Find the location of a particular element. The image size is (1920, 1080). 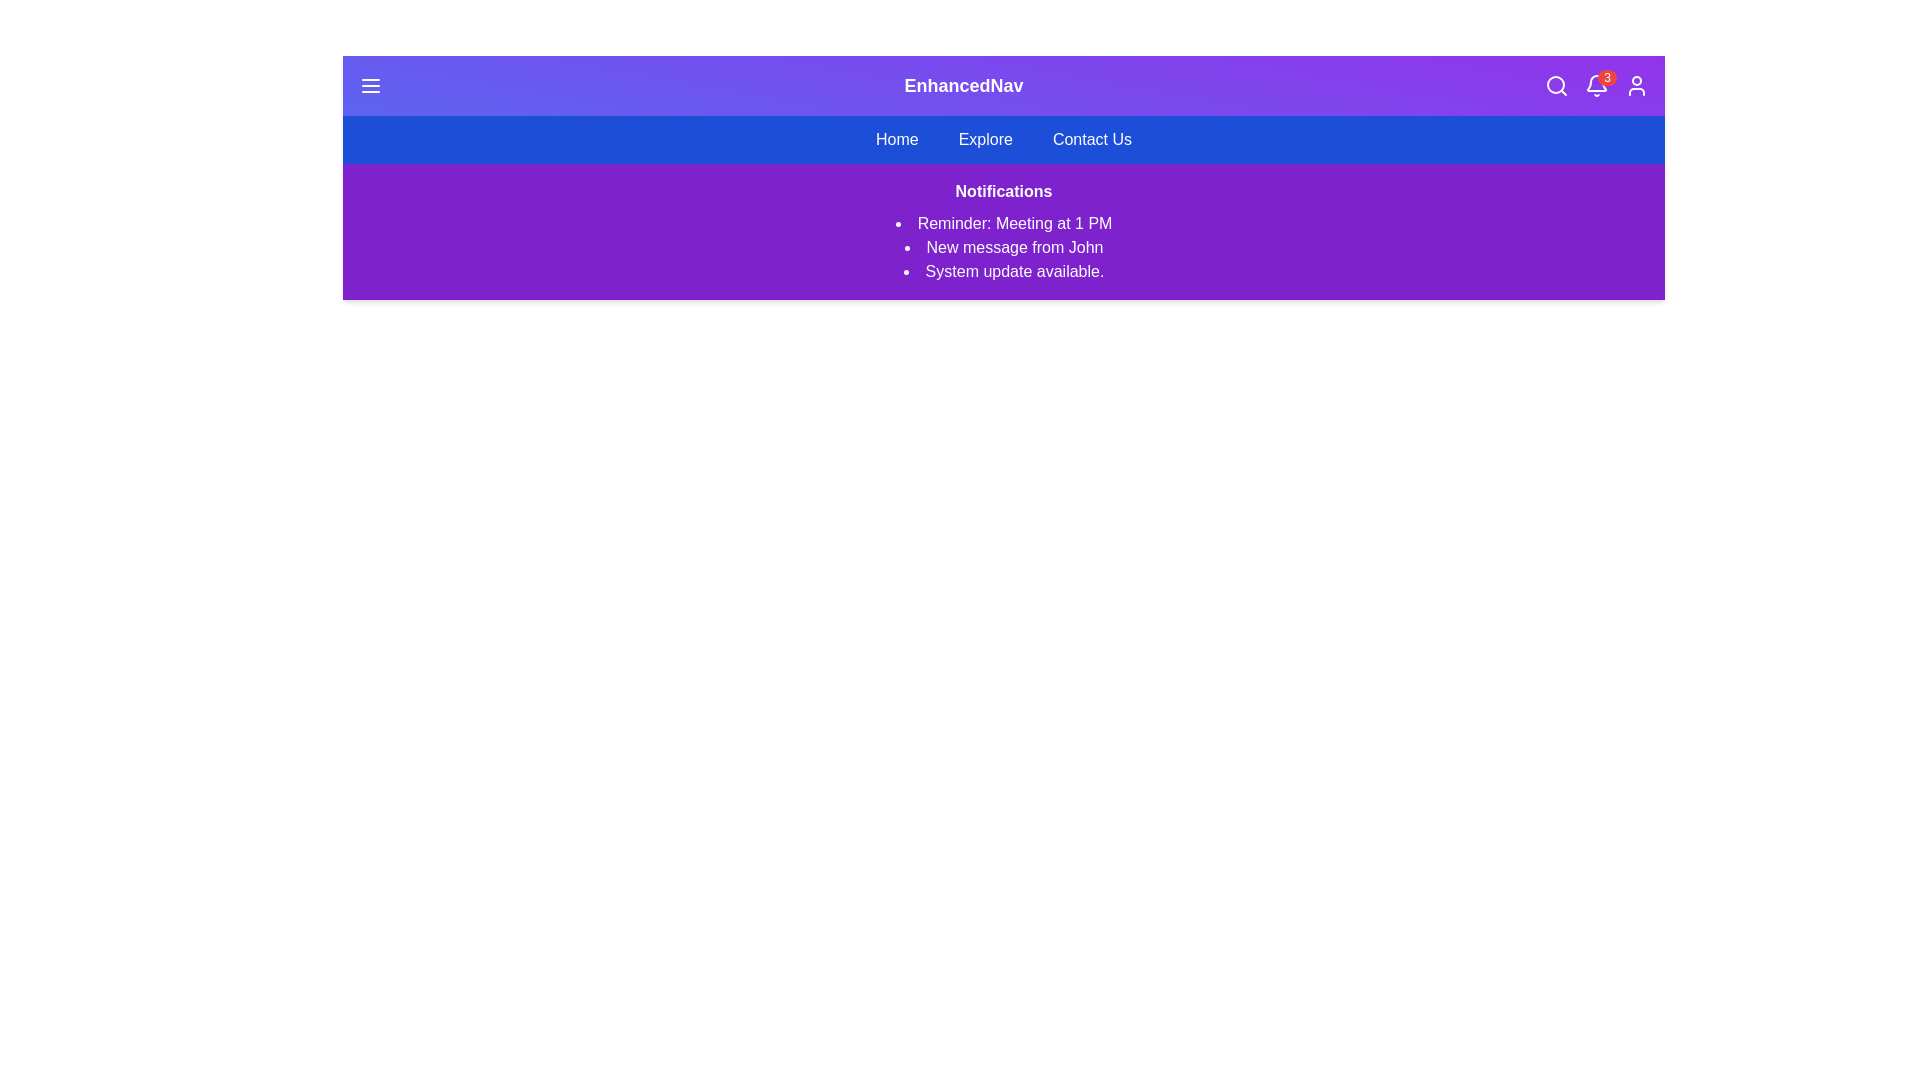

the first item in the 'Notifications' list, which serves as an informational message about an upcoming meeting at 1 PM is located at coordinates (1003, 223).